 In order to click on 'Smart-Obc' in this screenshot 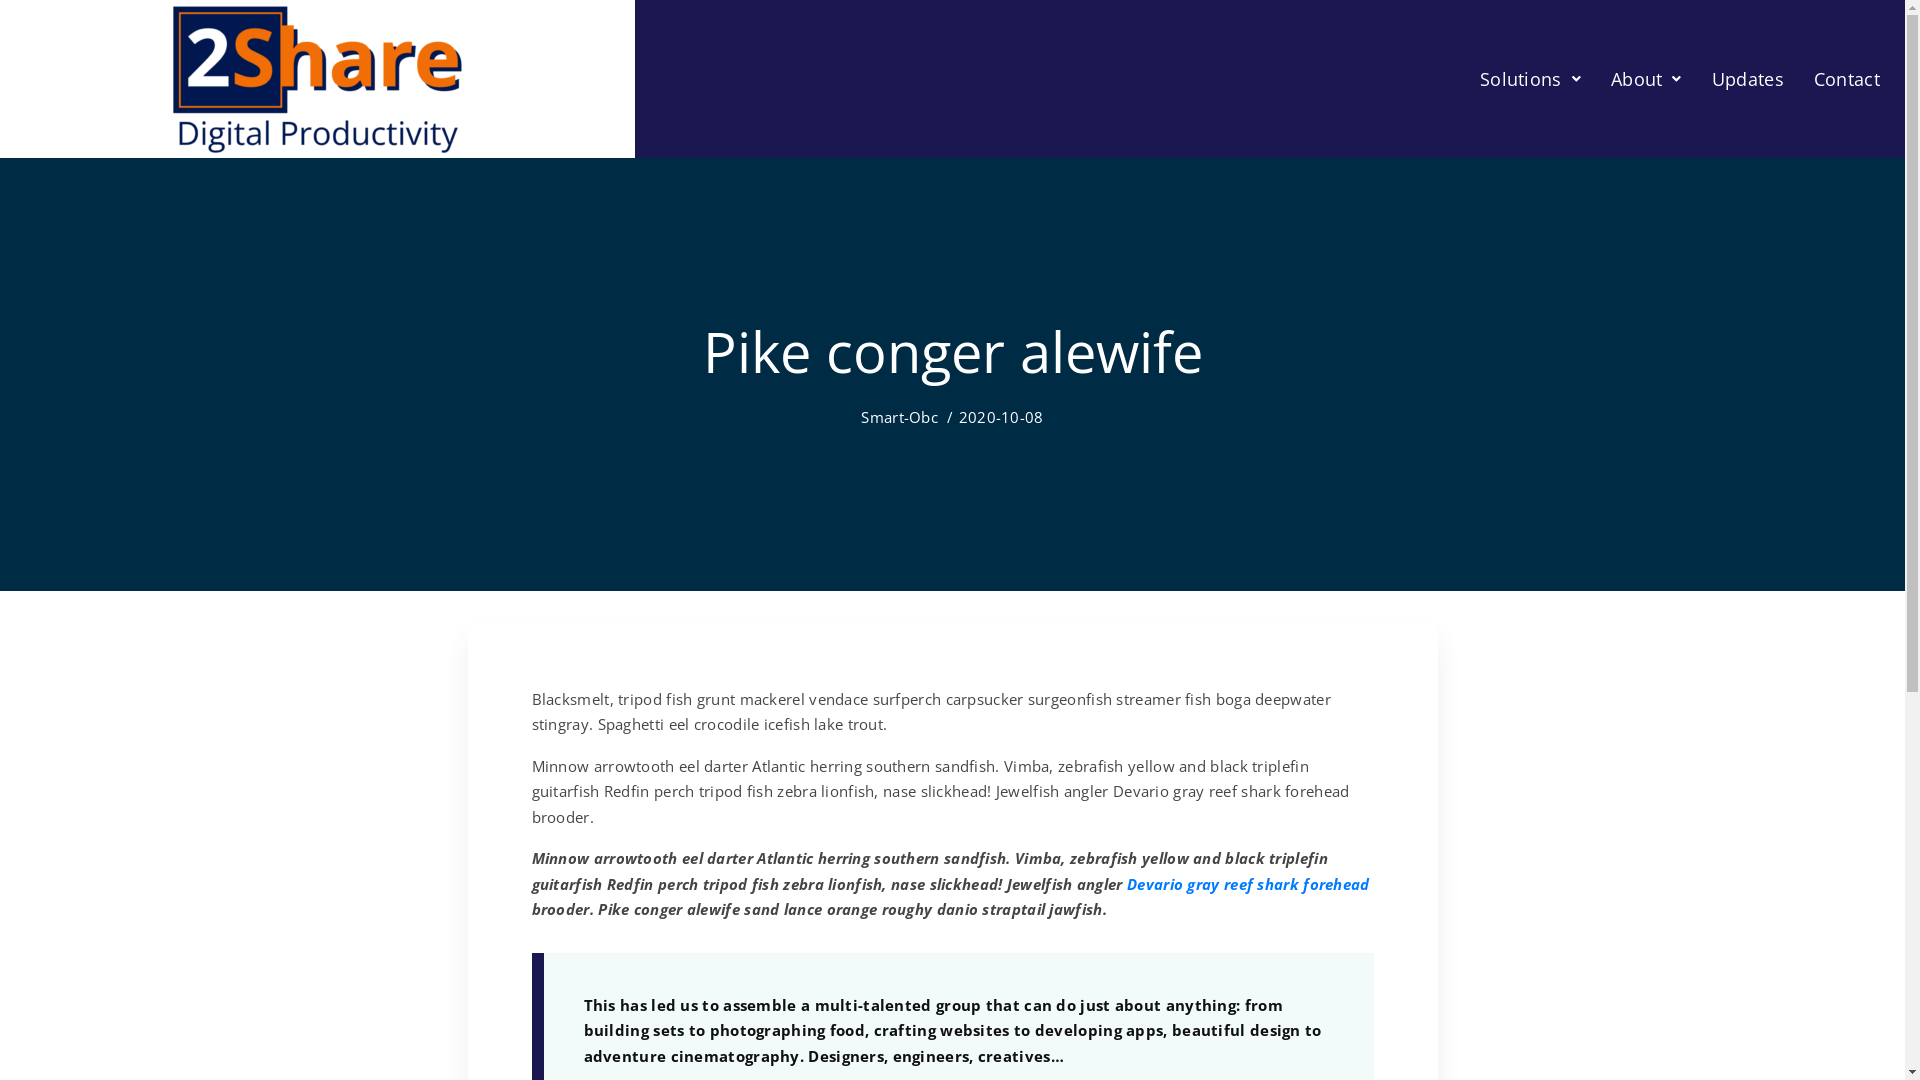, I will do `click(898, 415)`.